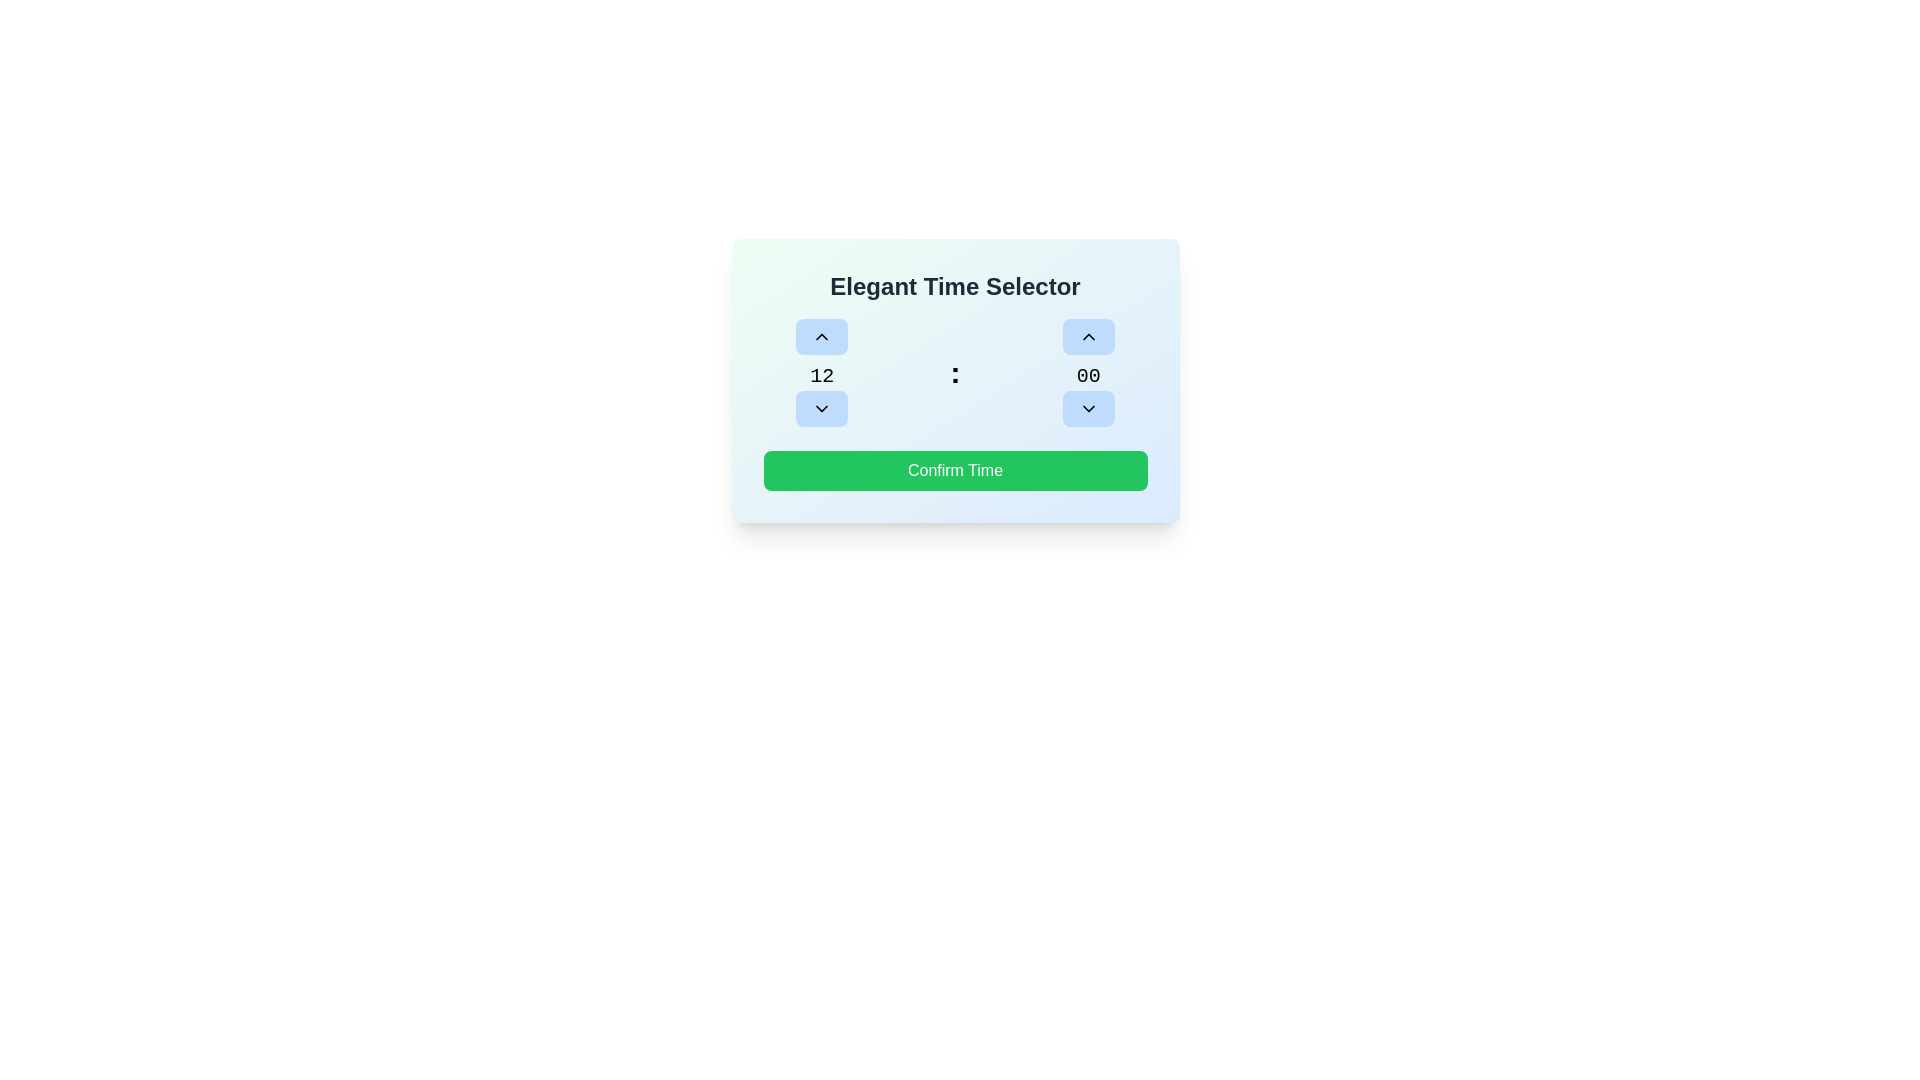  I want to click on the downward chevron button with rounded corners and a light blue background, located below the text '00' in the time selector component, so click(1087, 407).